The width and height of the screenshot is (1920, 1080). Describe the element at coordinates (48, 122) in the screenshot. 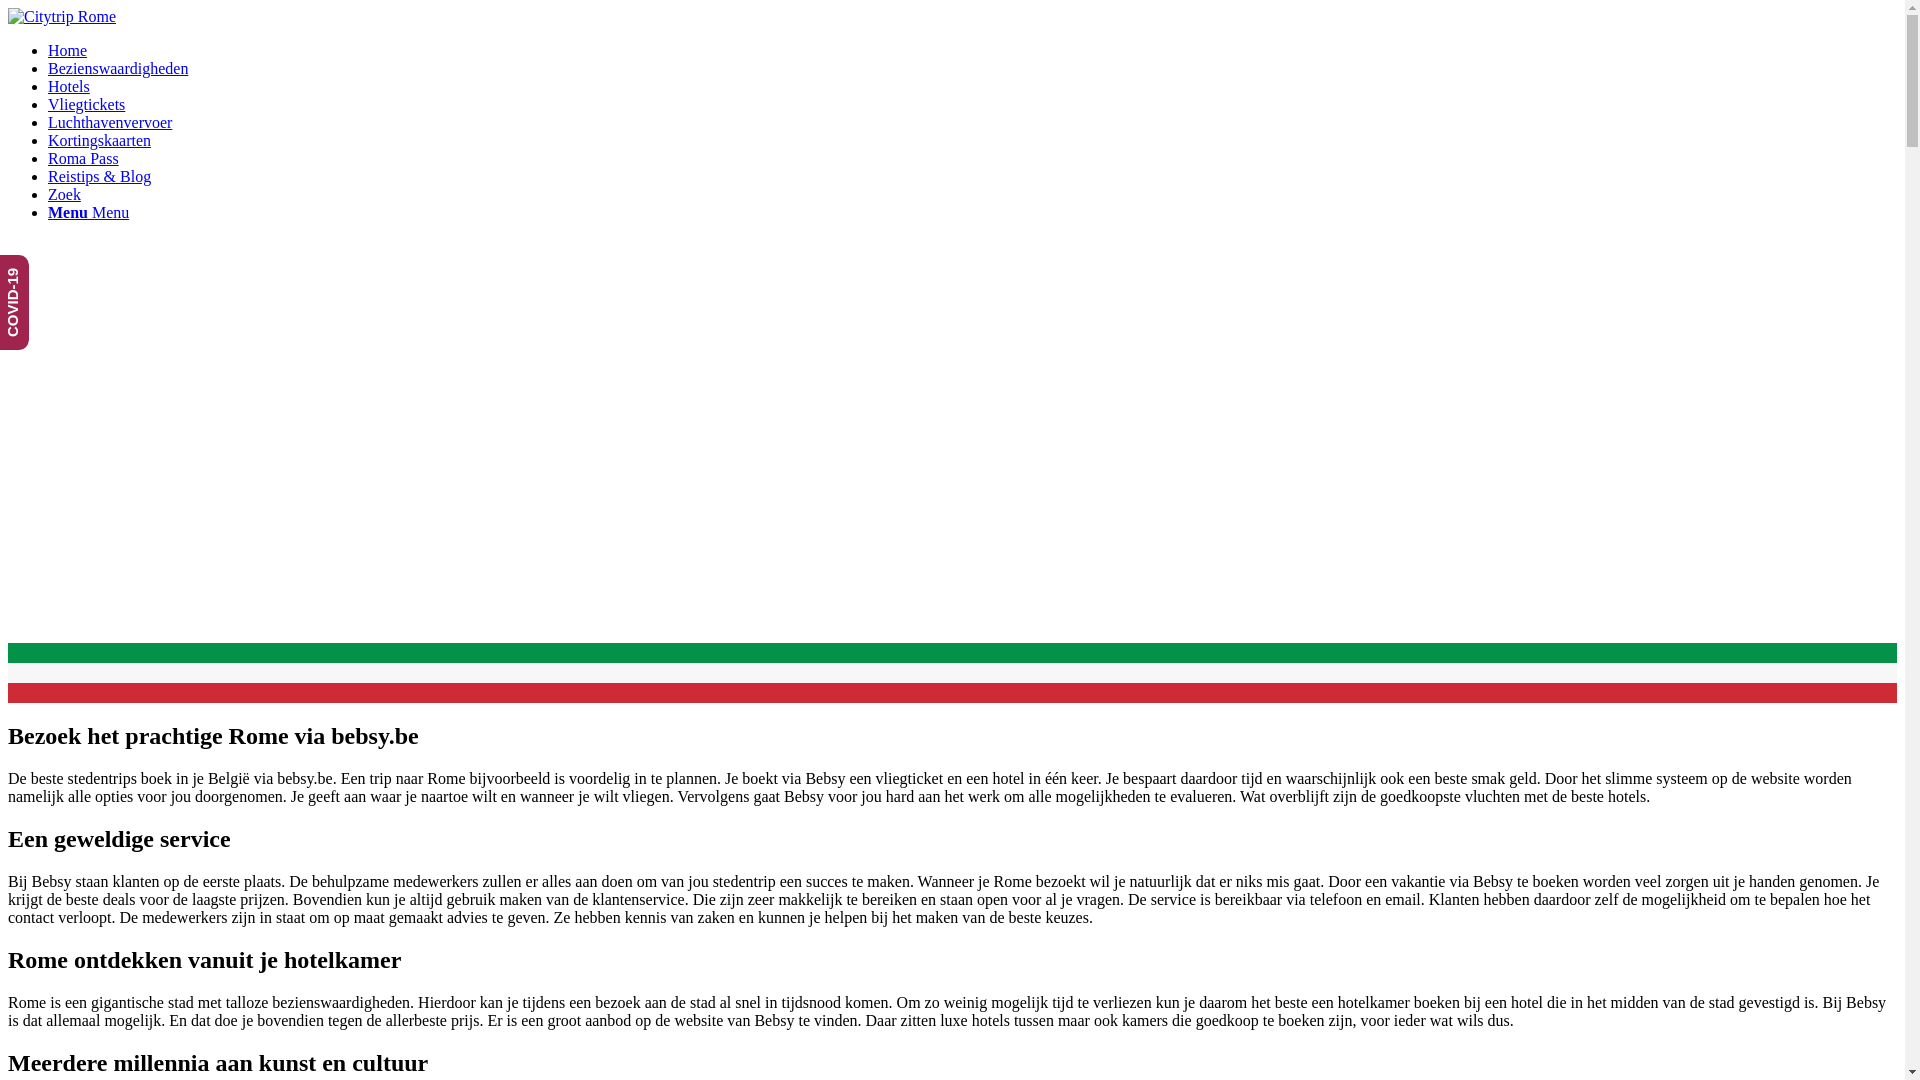

I see `'Luchthavenvervoer'` at that location.